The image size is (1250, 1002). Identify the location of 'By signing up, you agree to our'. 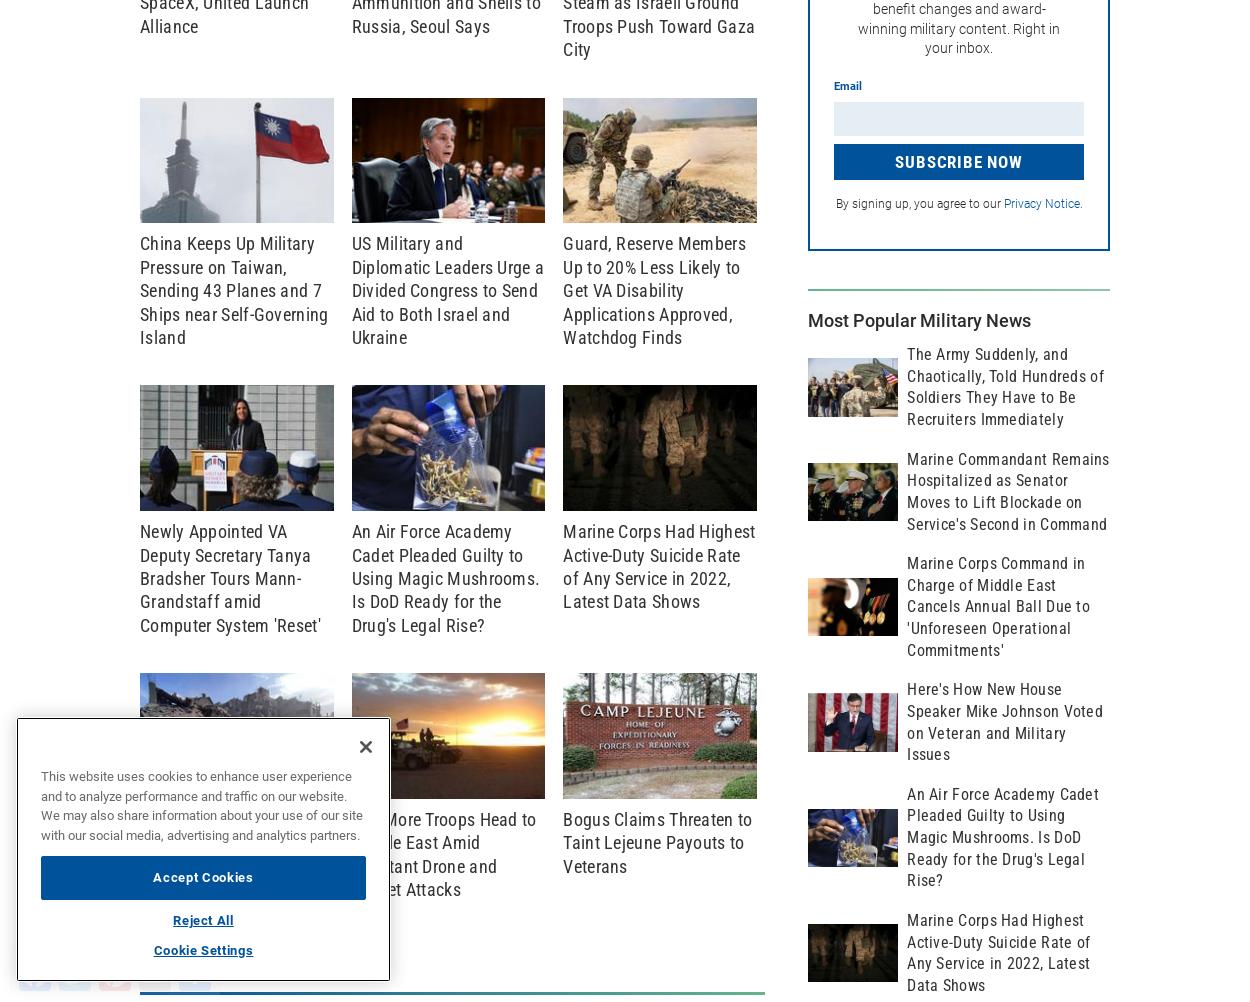
(834, 204).